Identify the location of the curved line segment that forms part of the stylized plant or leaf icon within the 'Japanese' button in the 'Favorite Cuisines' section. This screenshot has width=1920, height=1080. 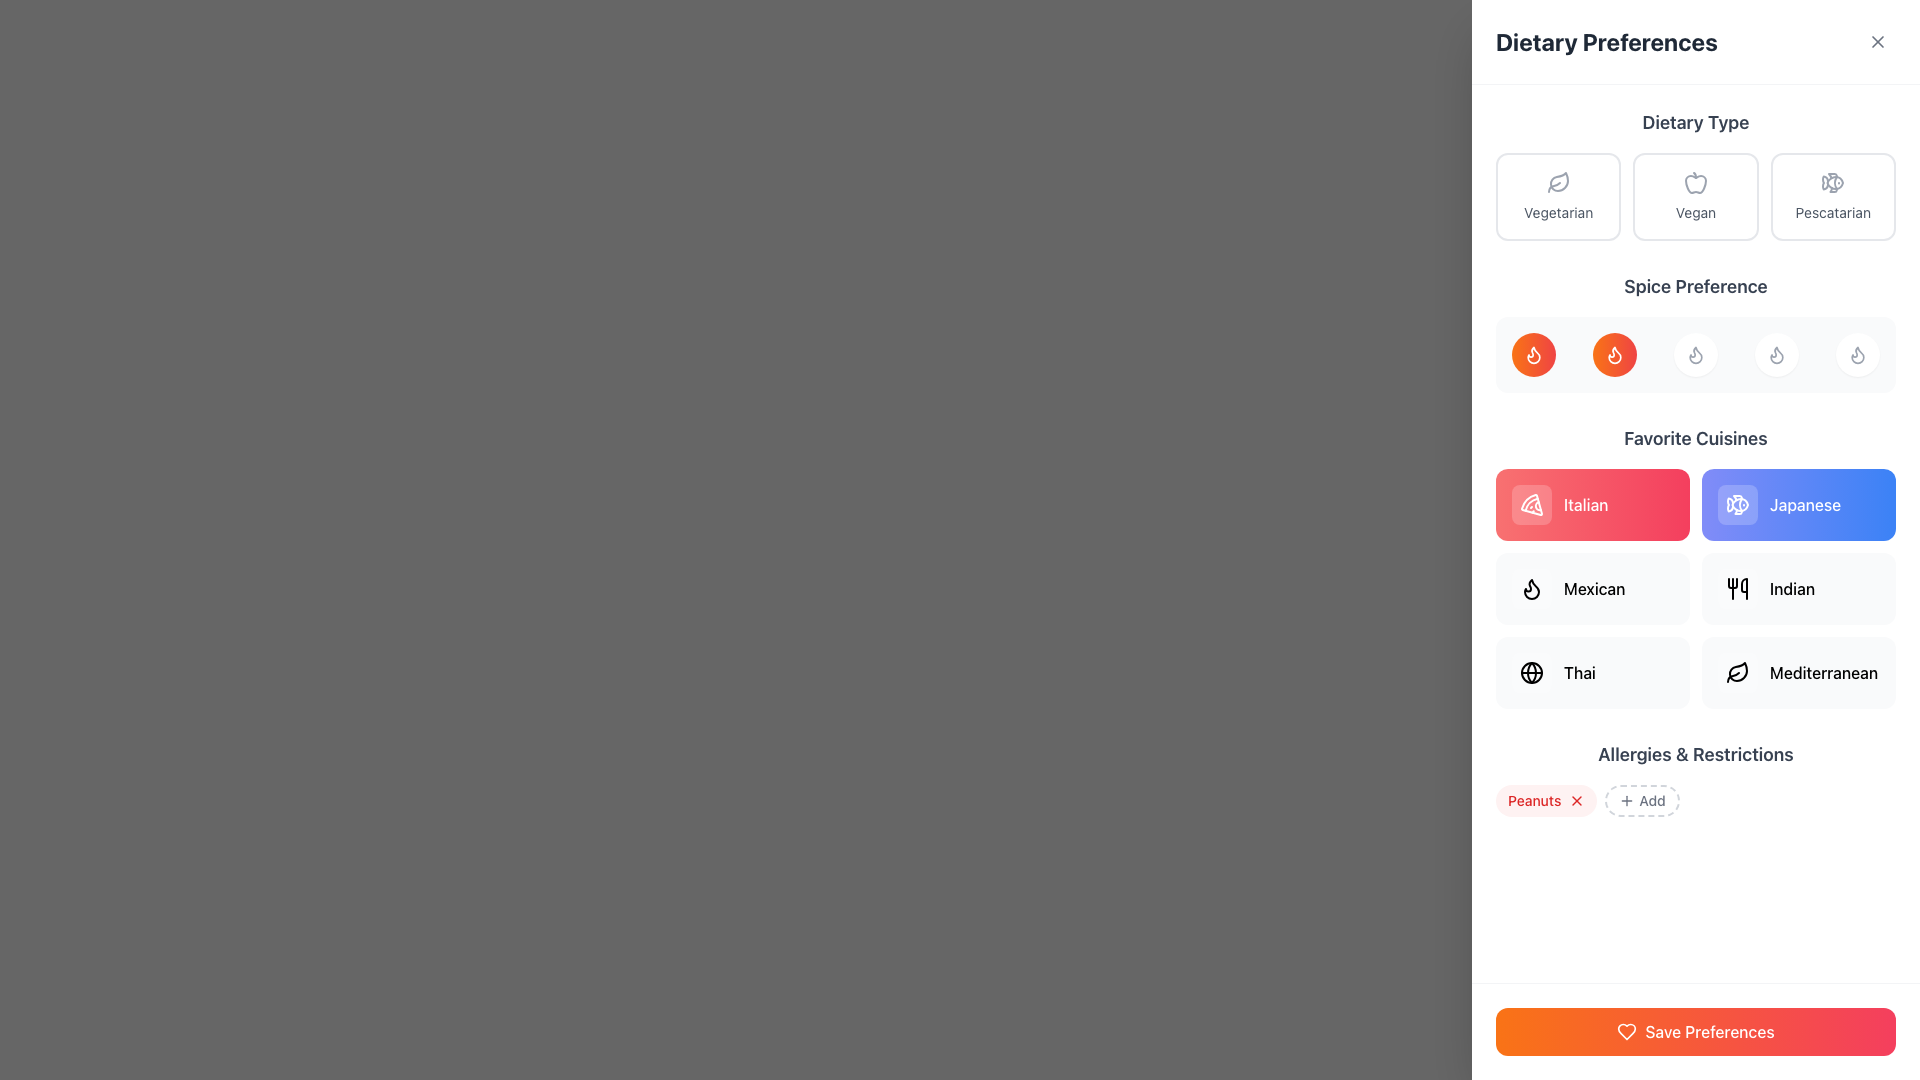
(1732, 676).